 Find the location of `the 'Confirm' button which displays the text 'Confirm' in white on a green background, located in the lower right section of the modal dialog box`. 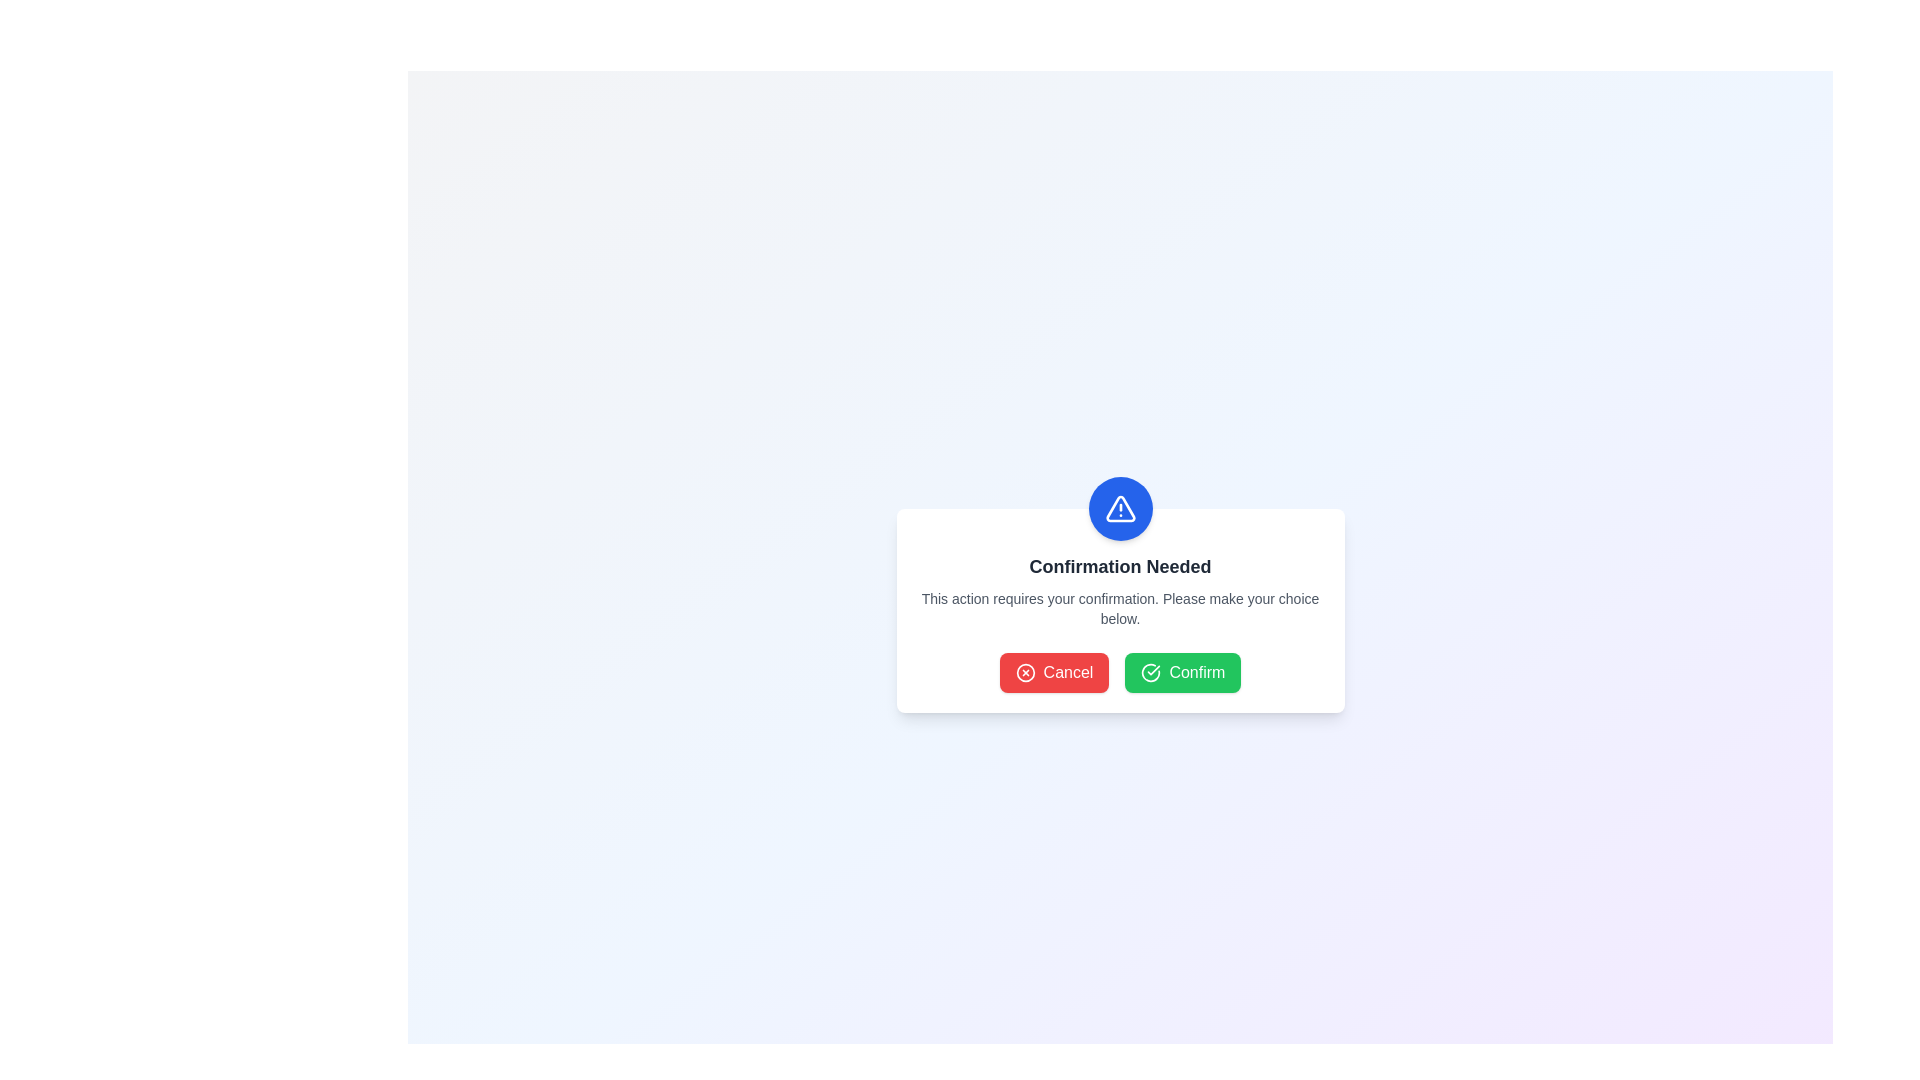

the 'Confirm' button which displays the text 'Confirm' in white on a green background, located in the lower right section of the modal dialog box is located at coordinates (1197, 672).